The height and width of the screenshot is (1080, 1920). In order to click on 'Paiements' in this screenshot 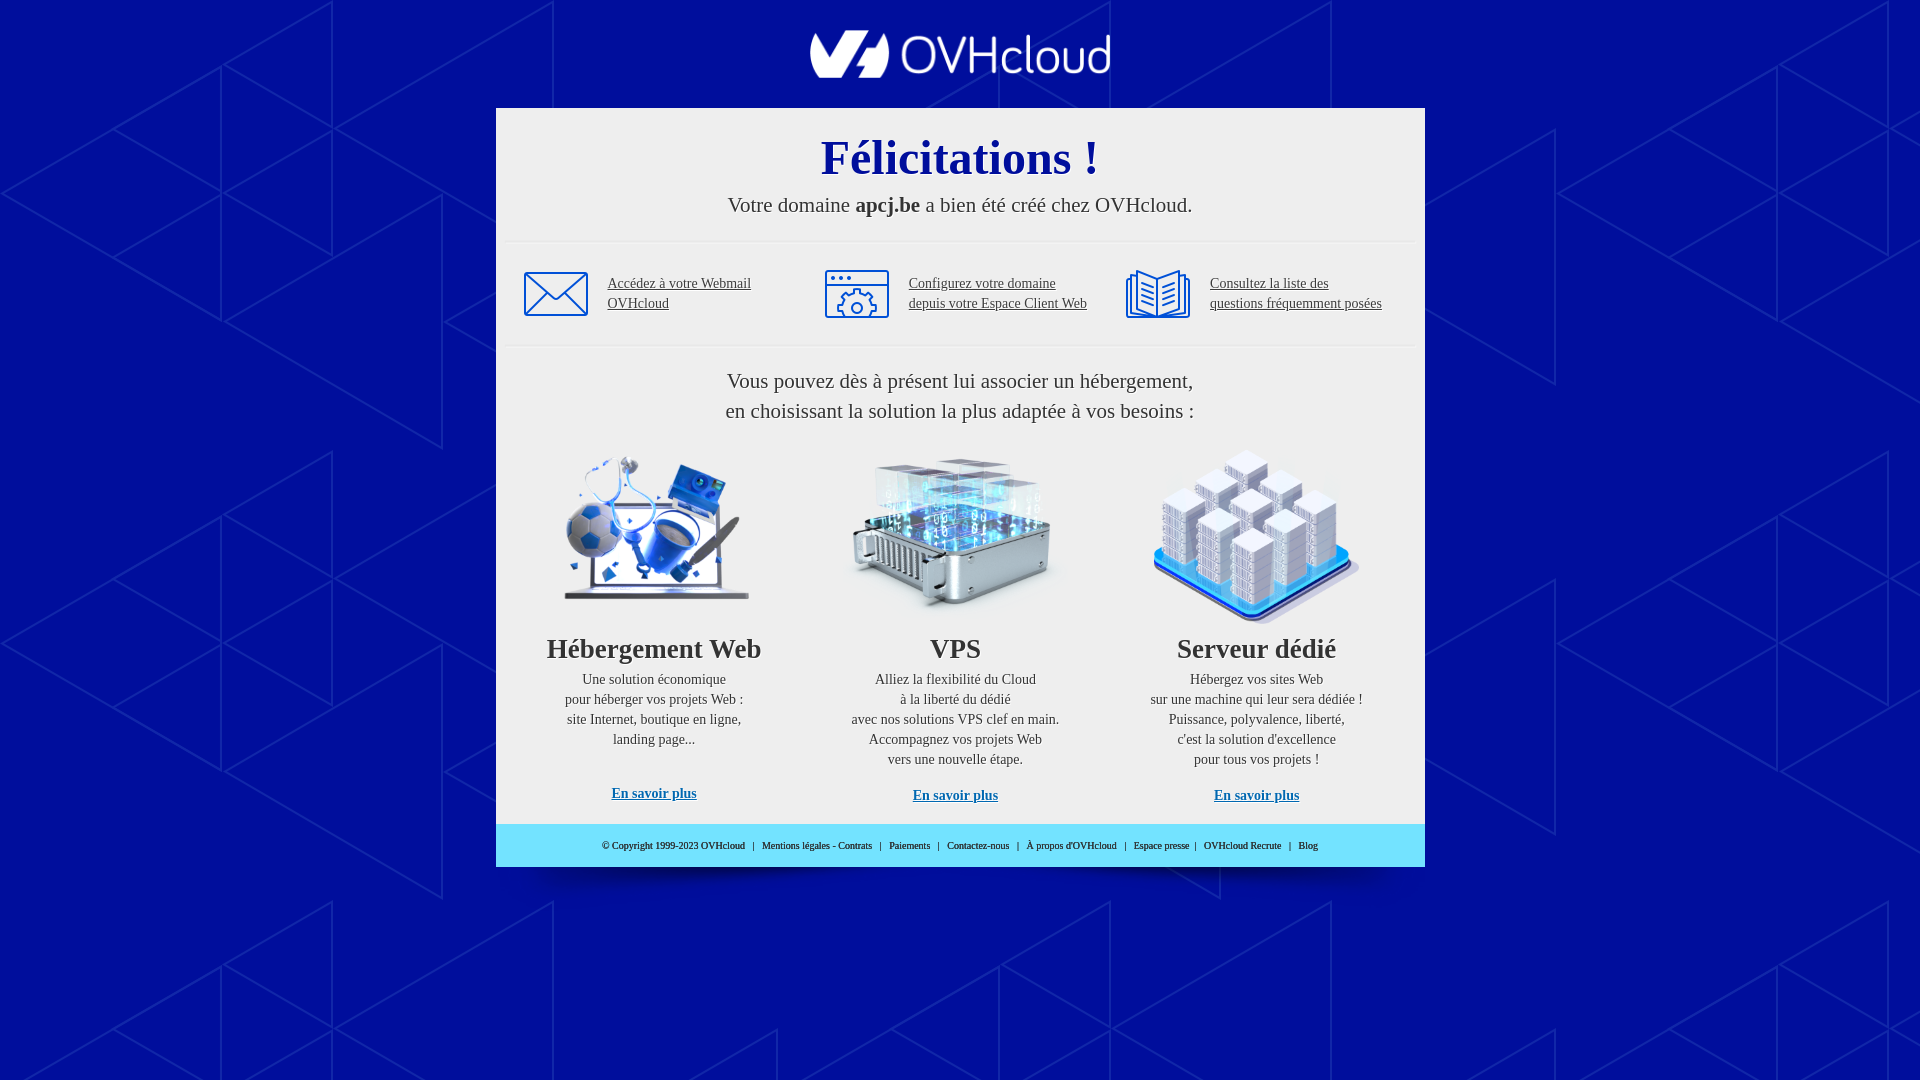, I will do `click(887, 845)`.